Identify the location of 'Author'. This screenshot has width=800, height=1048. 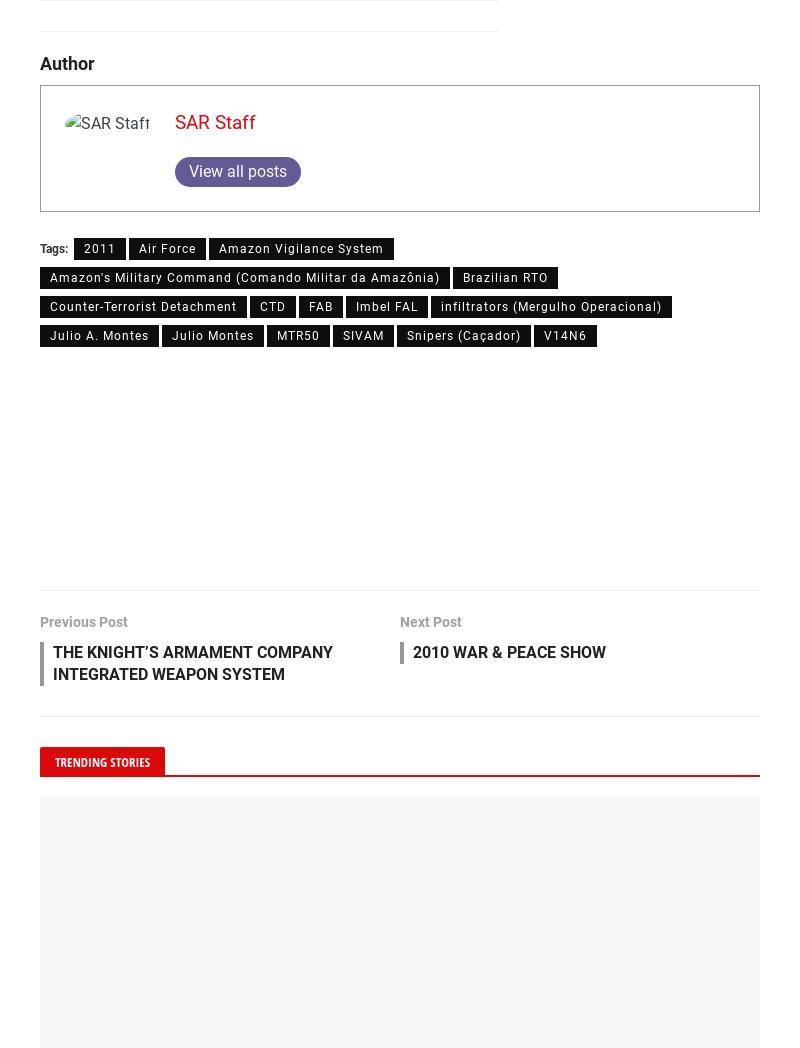
(67, 63).